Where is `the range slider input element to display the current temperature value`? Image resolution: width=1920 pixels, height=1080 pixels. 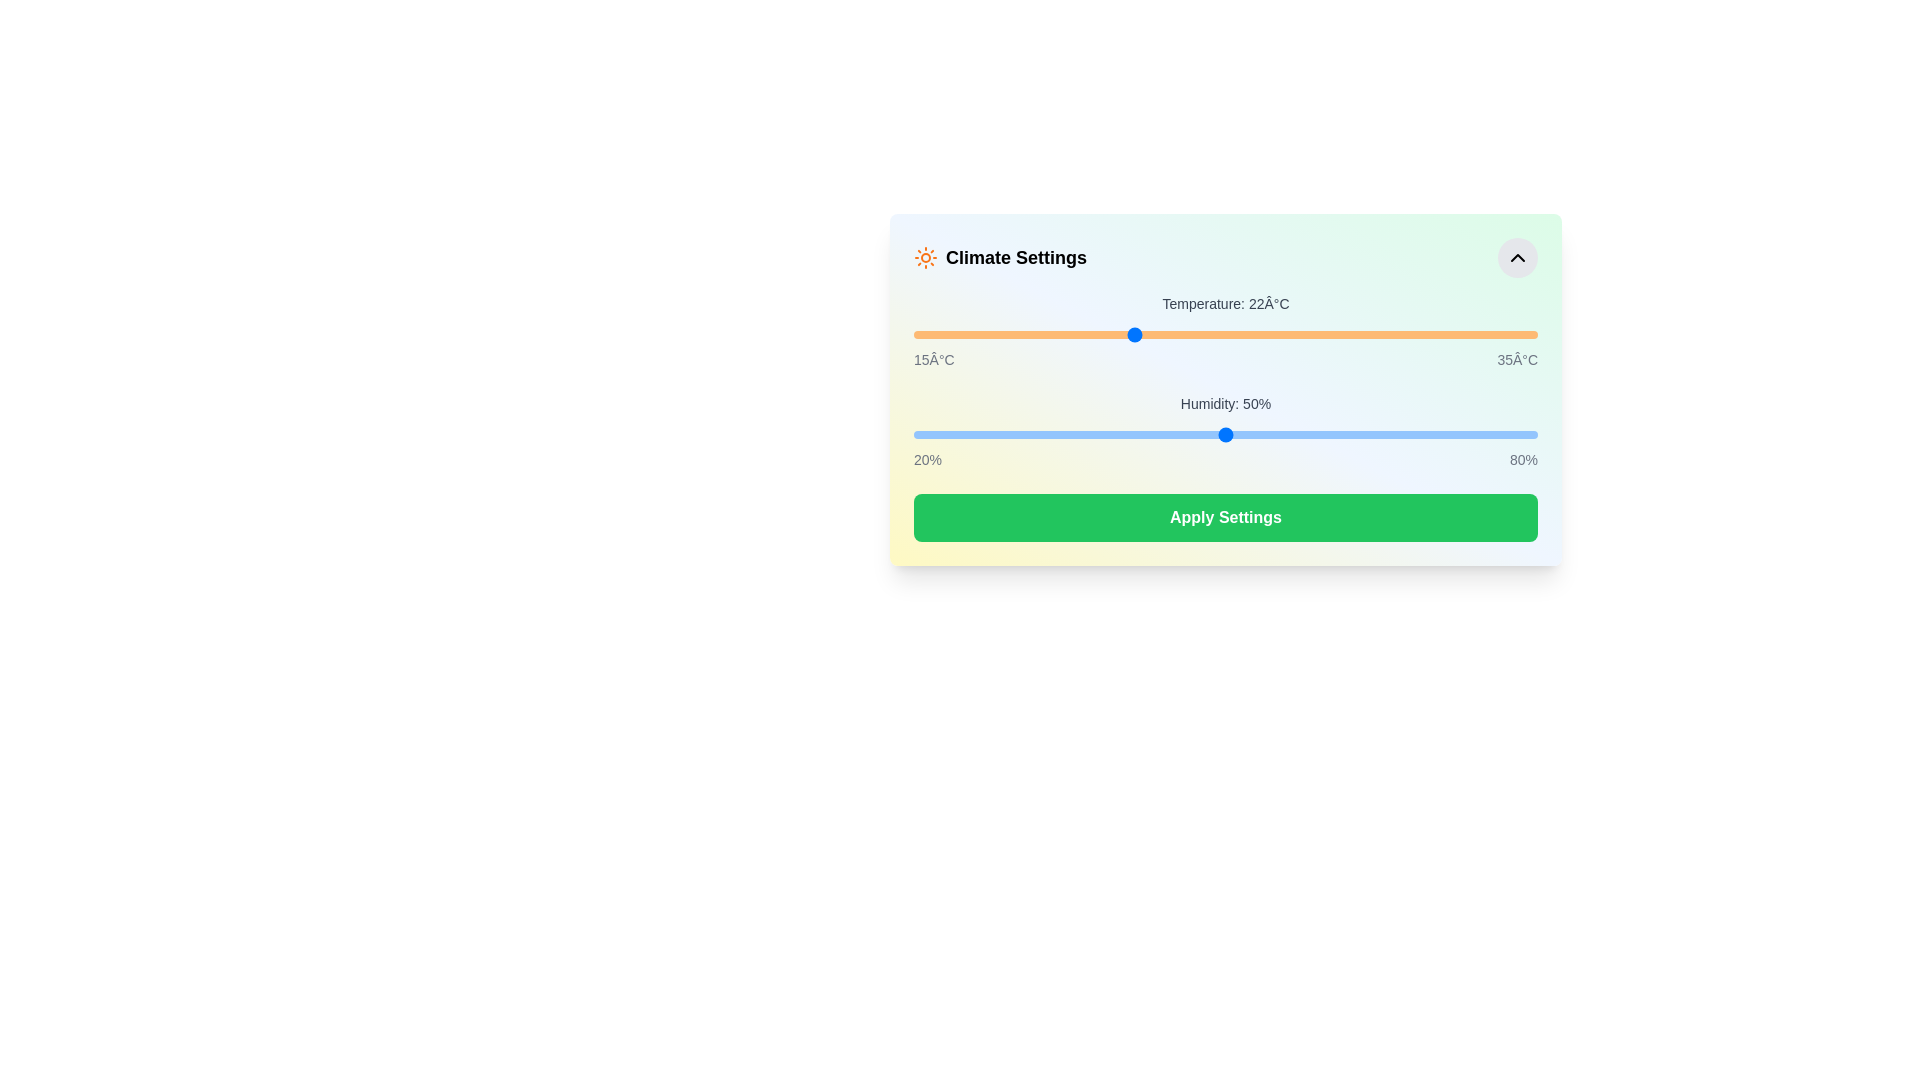 the range slider input element to display the current temperature value is located at coordinates (1224, 334).